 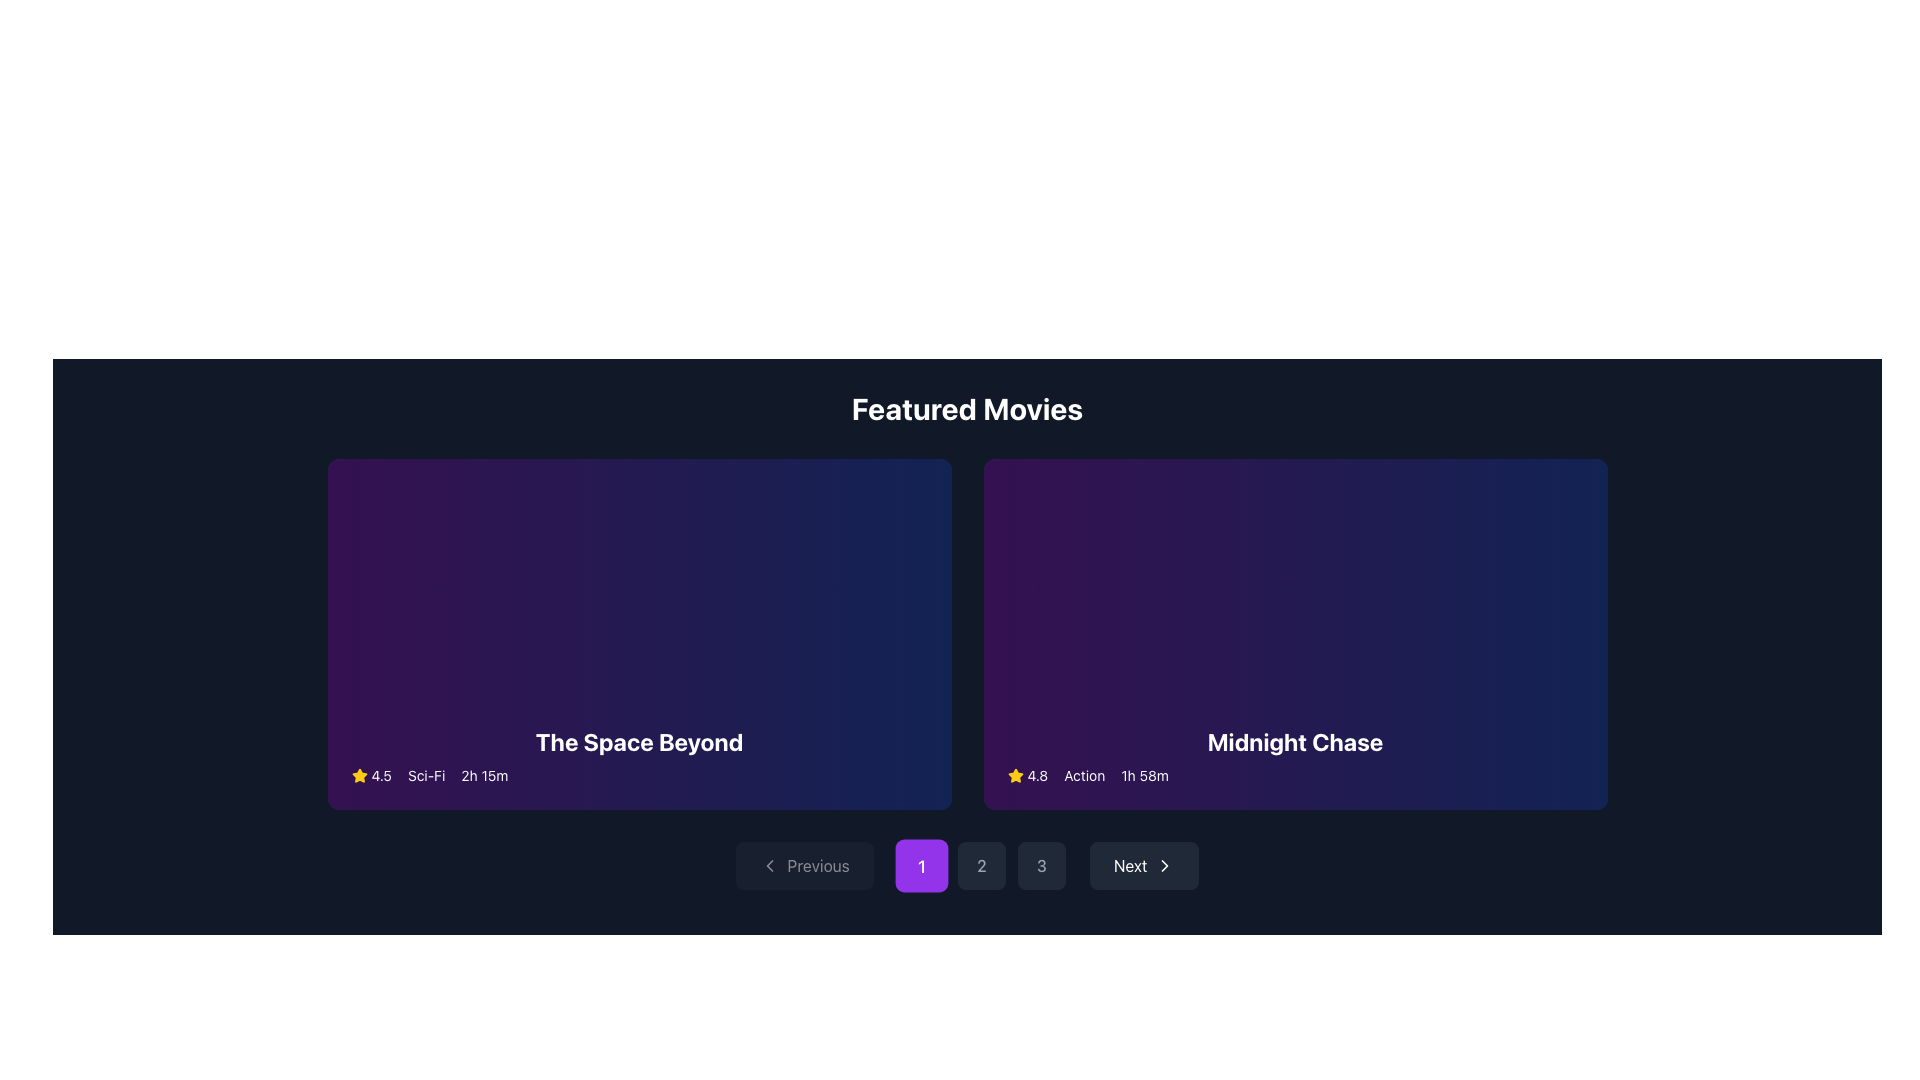 I want to click on the text label element displaying the title 'Midnight Chase' located in the rightmost card of the 'Featured Movies' section, so click(x=1295, y=741).